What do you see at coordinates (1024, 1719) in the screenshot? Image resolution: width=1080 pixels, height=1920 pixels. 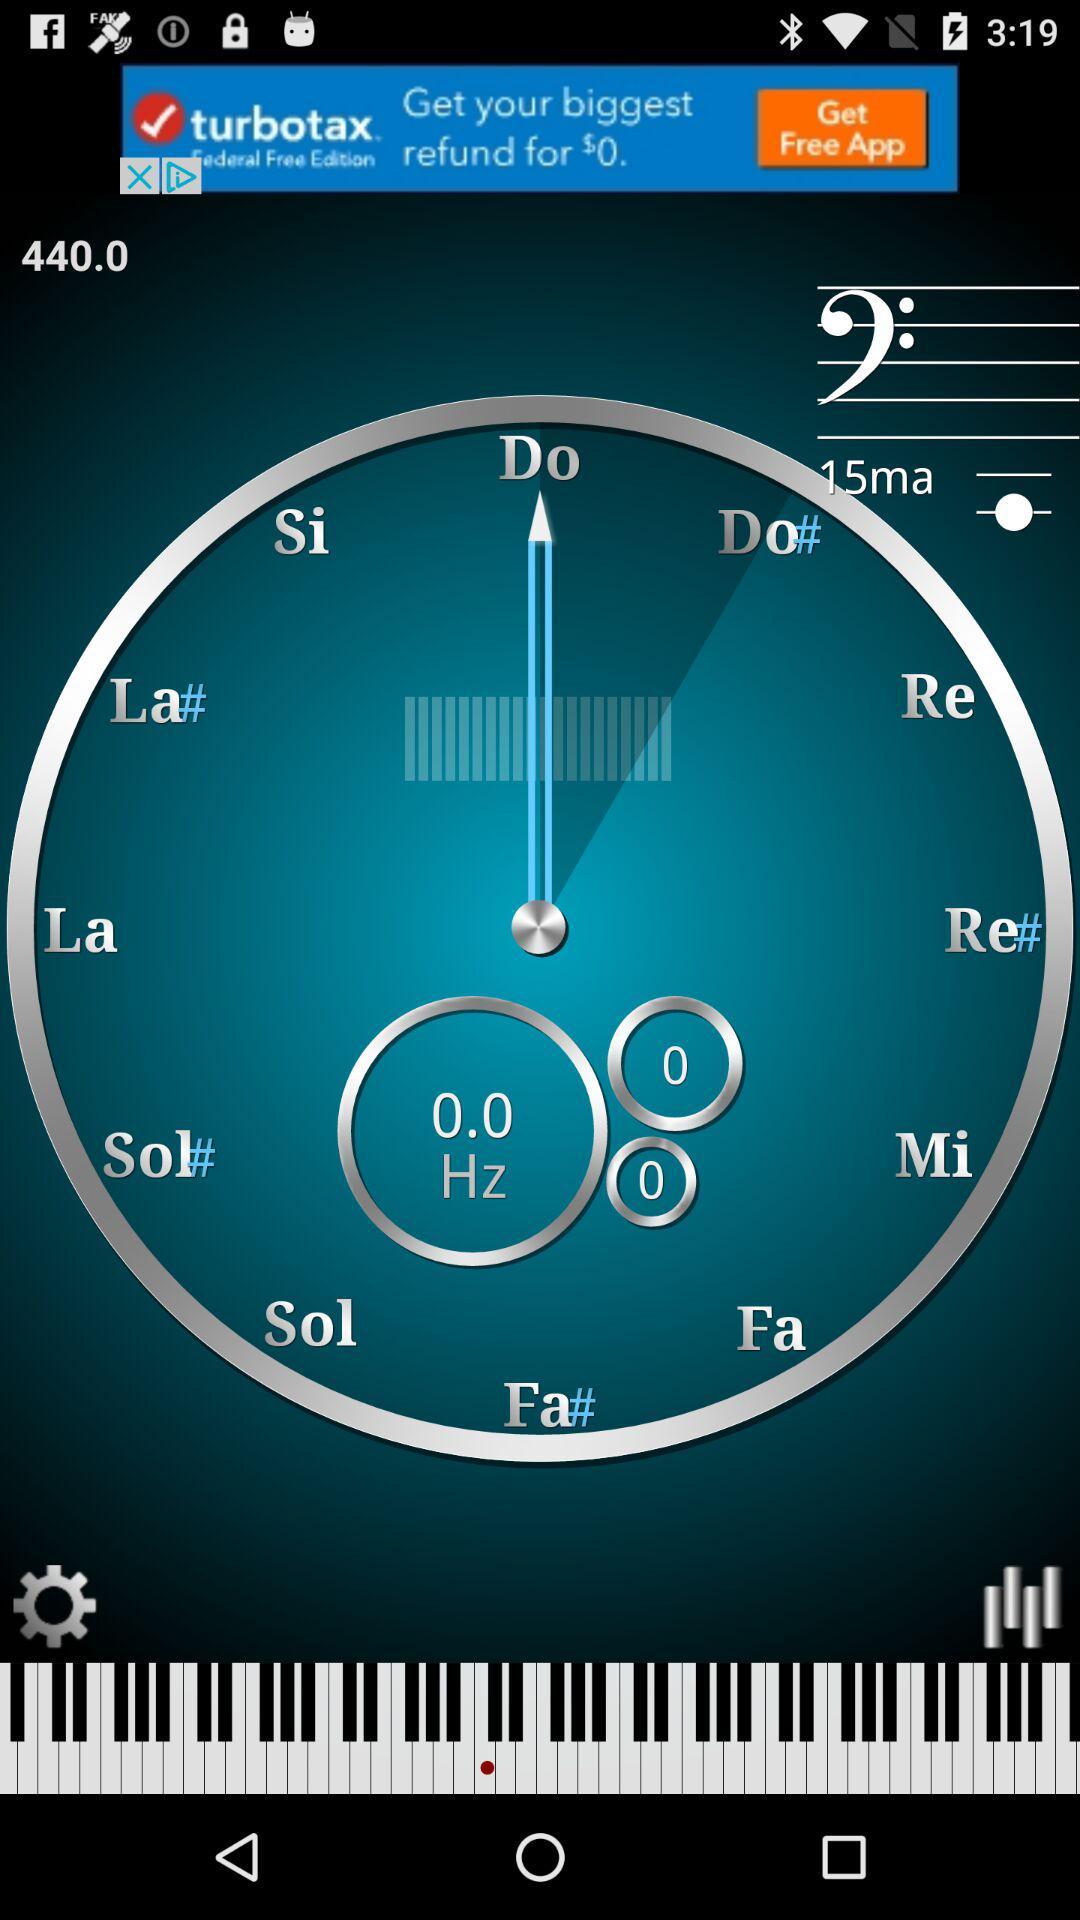 I see `the pause icon` at bounding box center [1024, 1719].